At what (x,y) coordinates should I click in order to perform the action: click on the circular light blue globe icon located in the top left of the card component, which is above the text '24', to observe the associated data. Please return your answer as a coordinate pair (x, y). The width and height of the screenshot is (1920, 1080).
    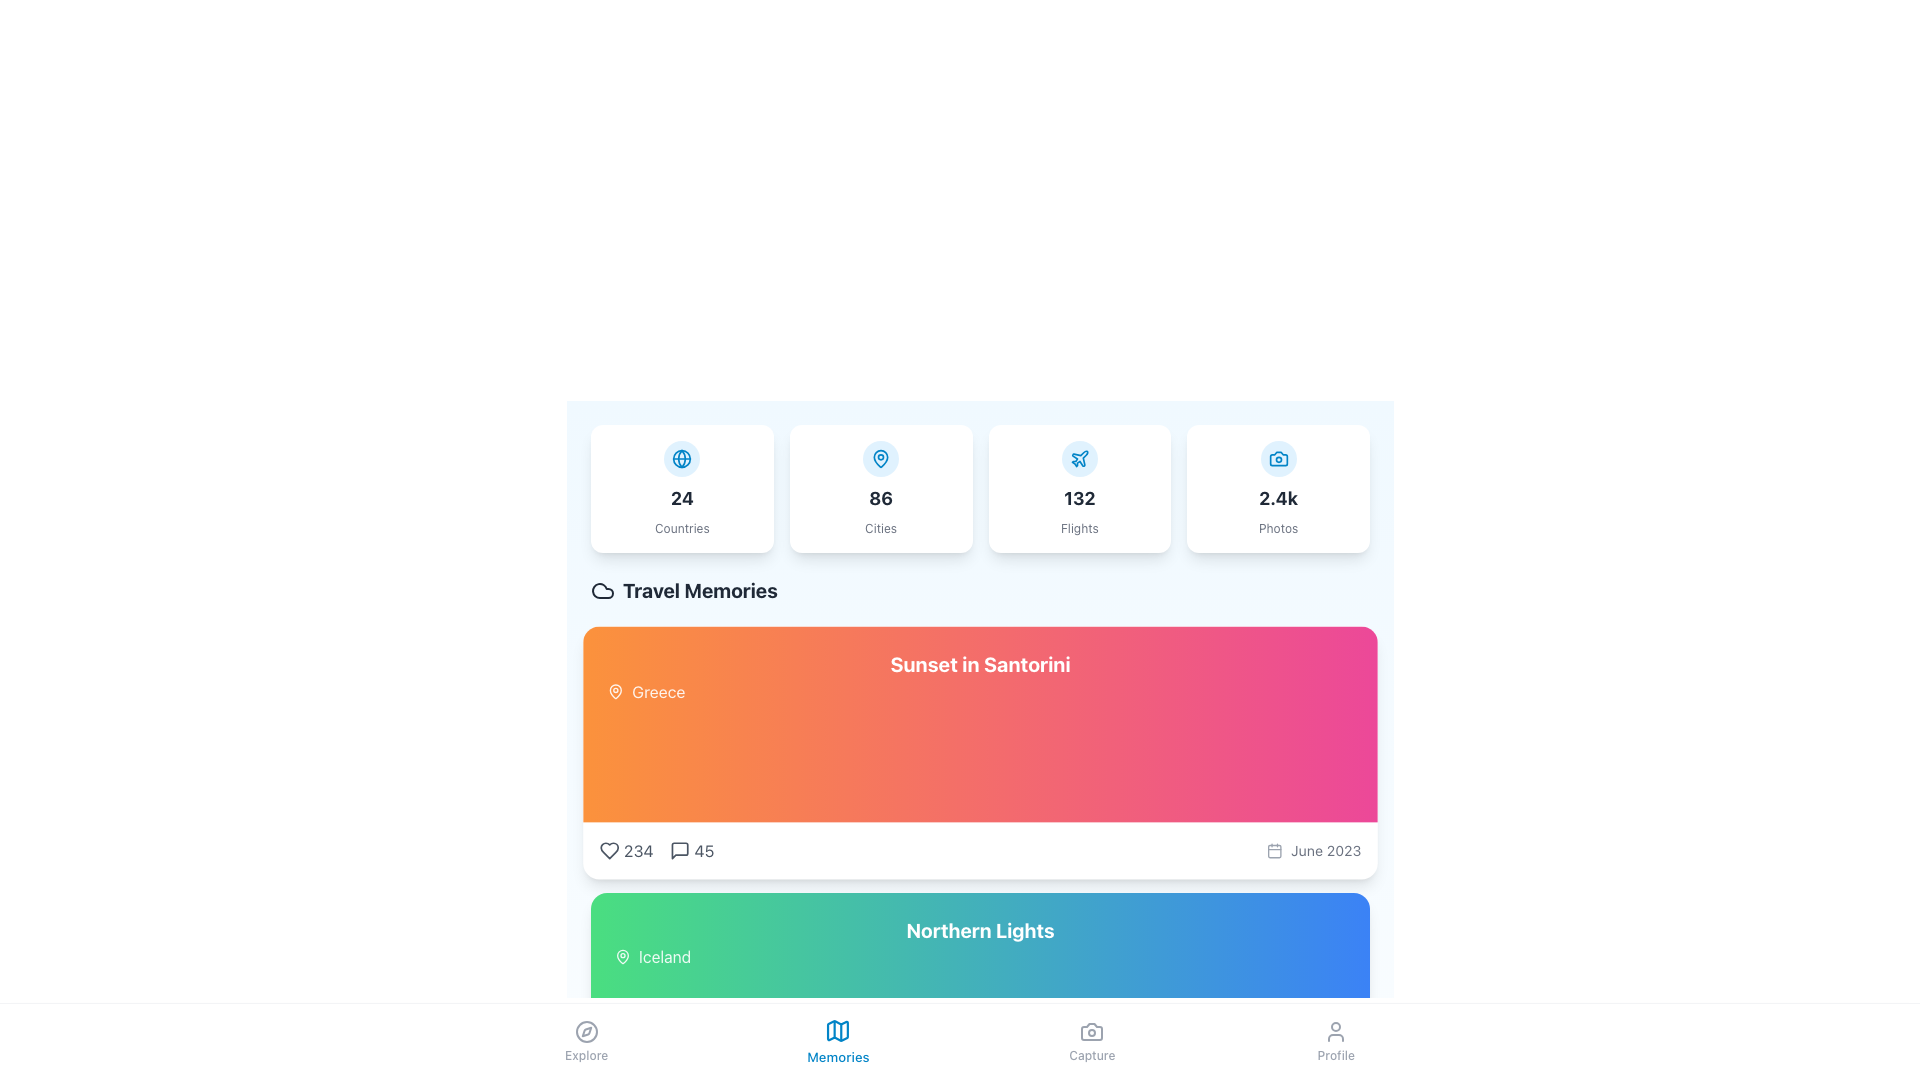
    Looking at the image, I should click on (682, 459).